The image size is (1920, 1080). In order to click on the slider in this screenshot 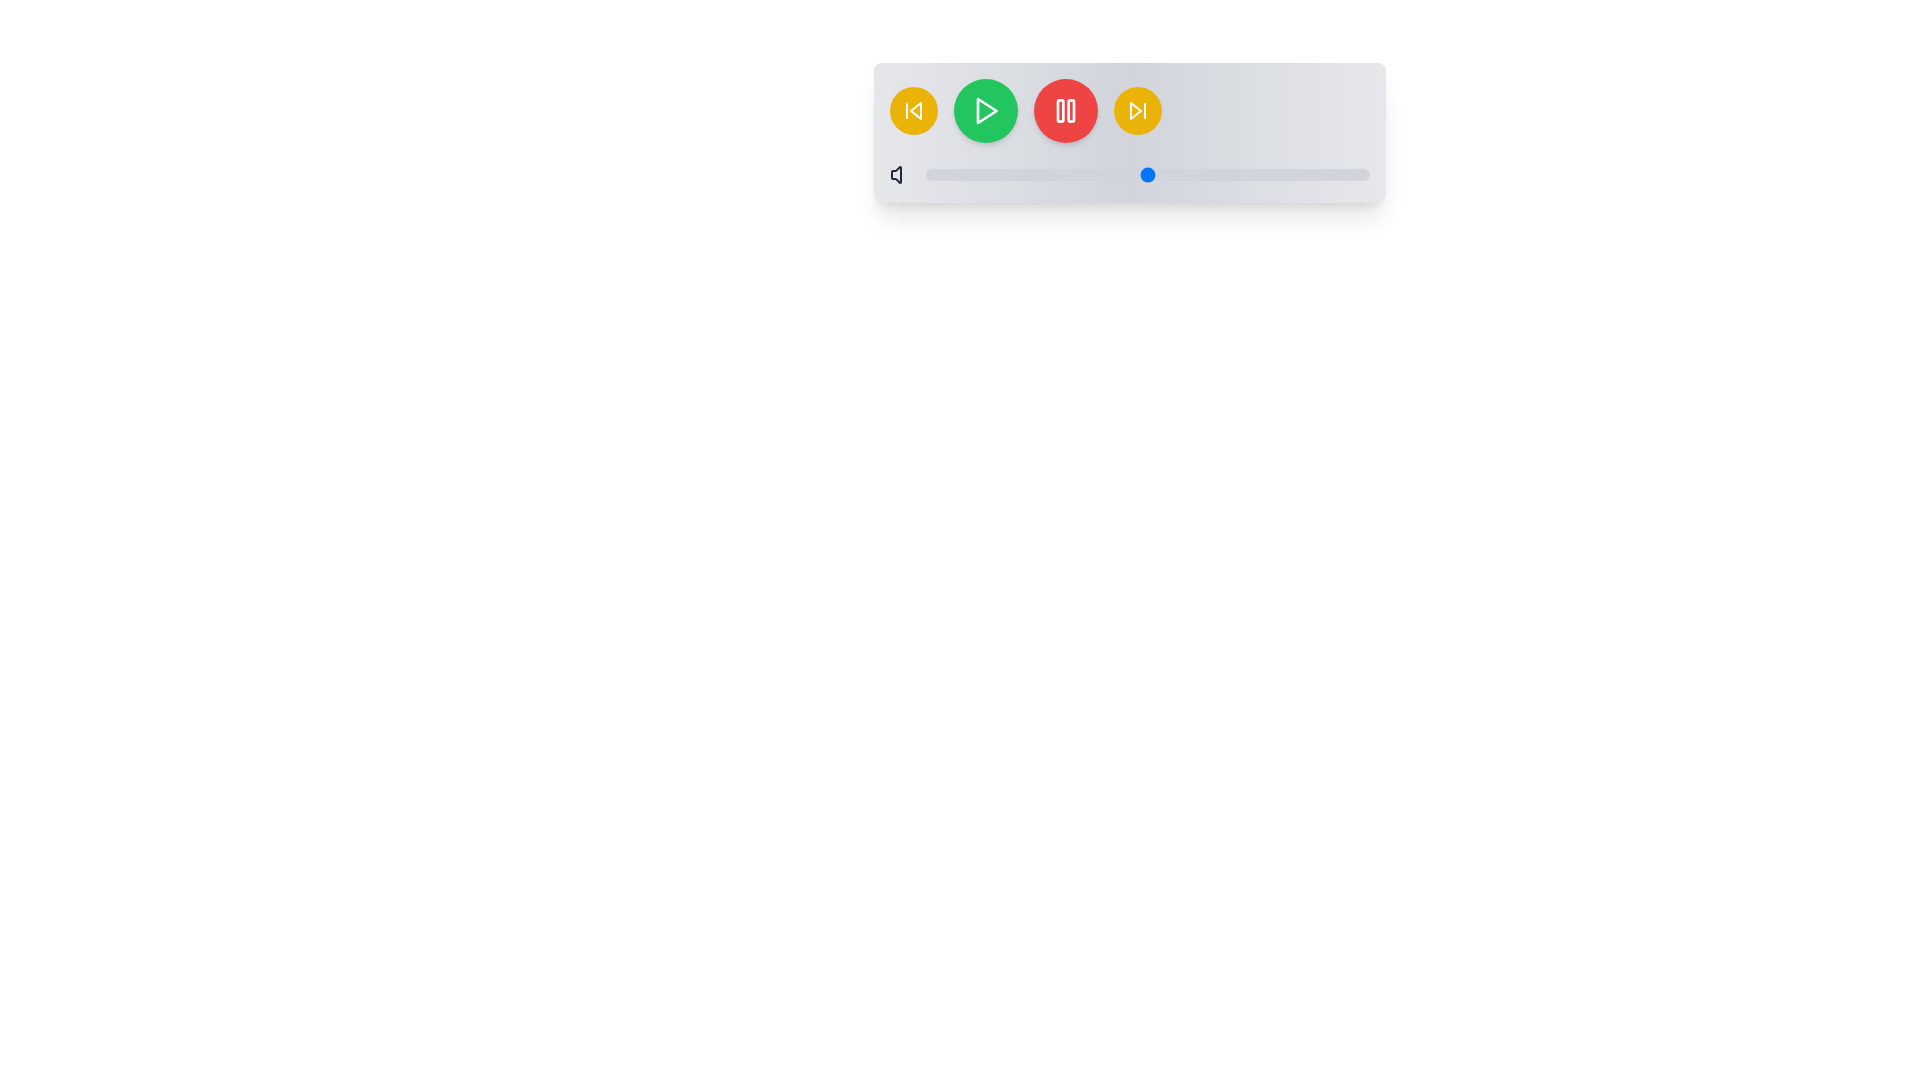, I will do `click(955, 173)`.